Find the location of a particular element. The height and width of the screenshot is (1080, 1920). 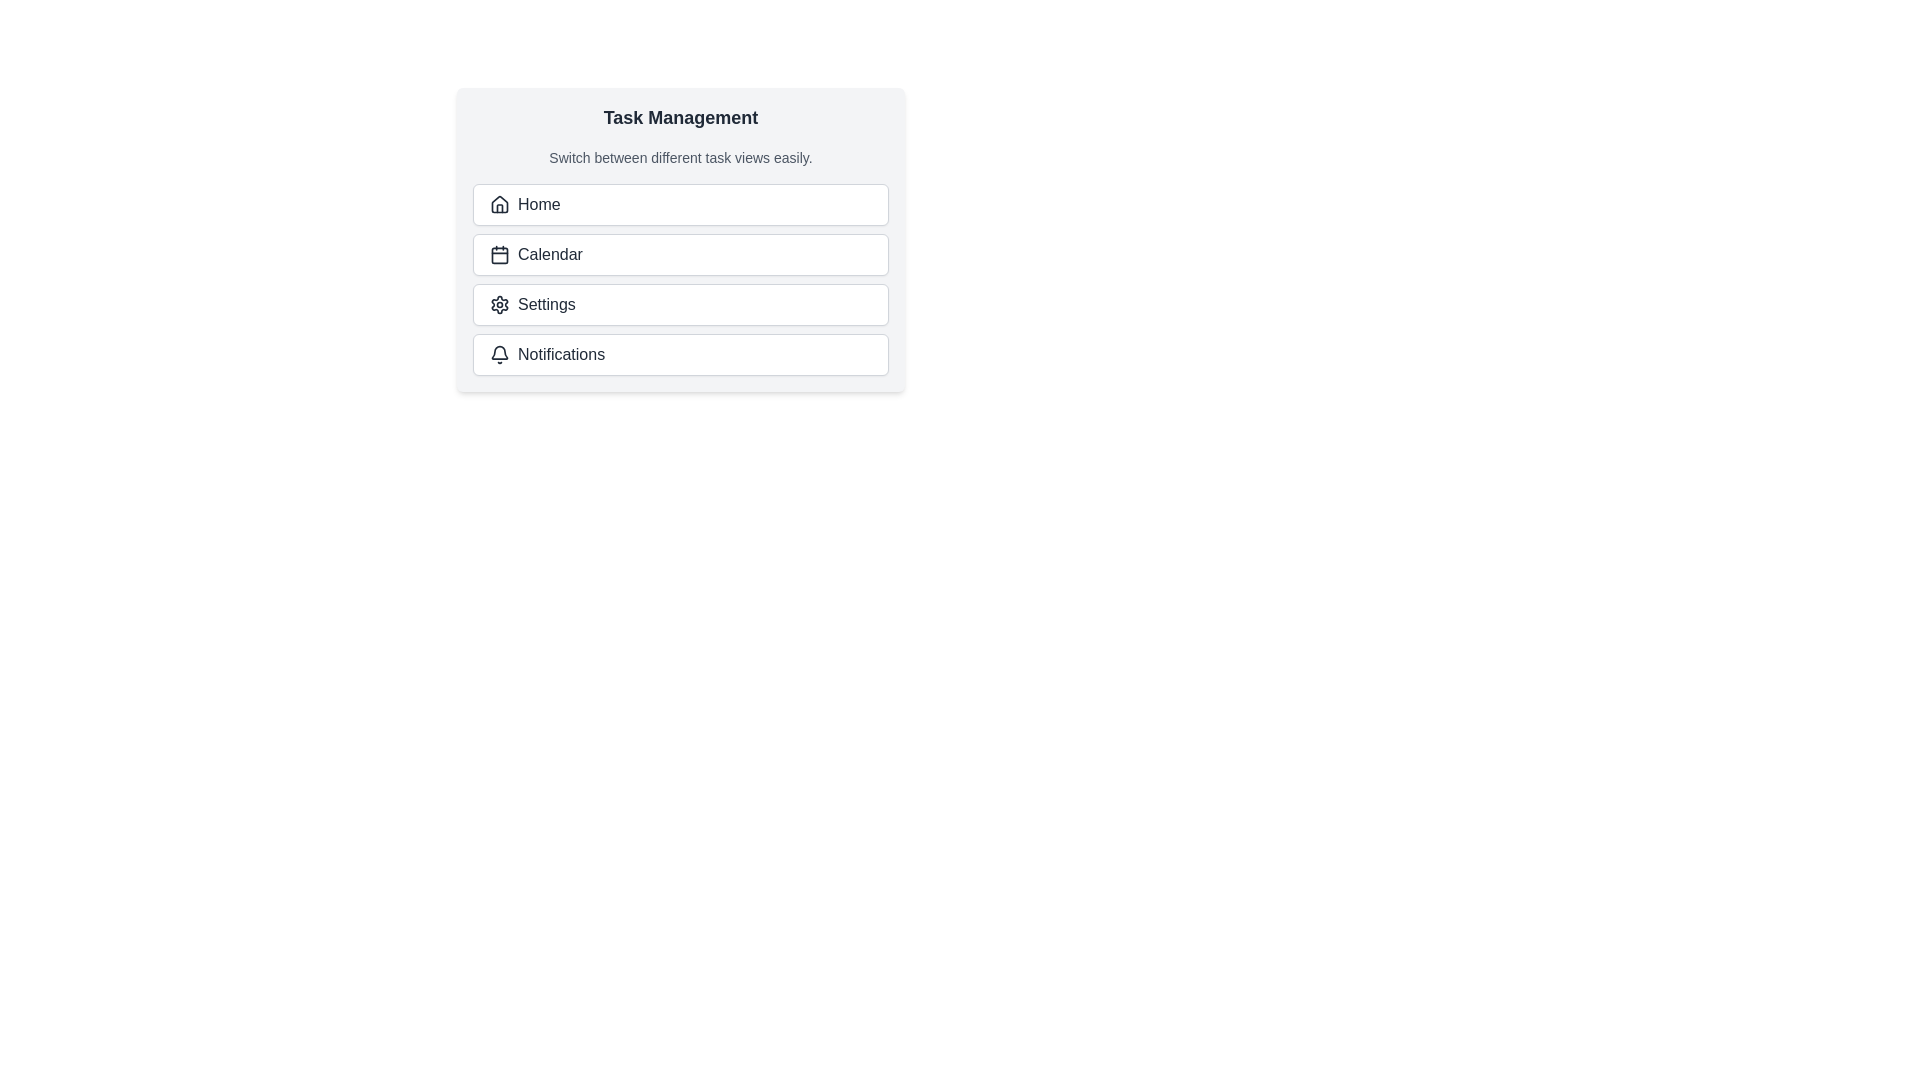

the notification icon located to the left of the 'Notifications' button, which serves as a symbolic representation for notifications is located at coordinates (499, 353).